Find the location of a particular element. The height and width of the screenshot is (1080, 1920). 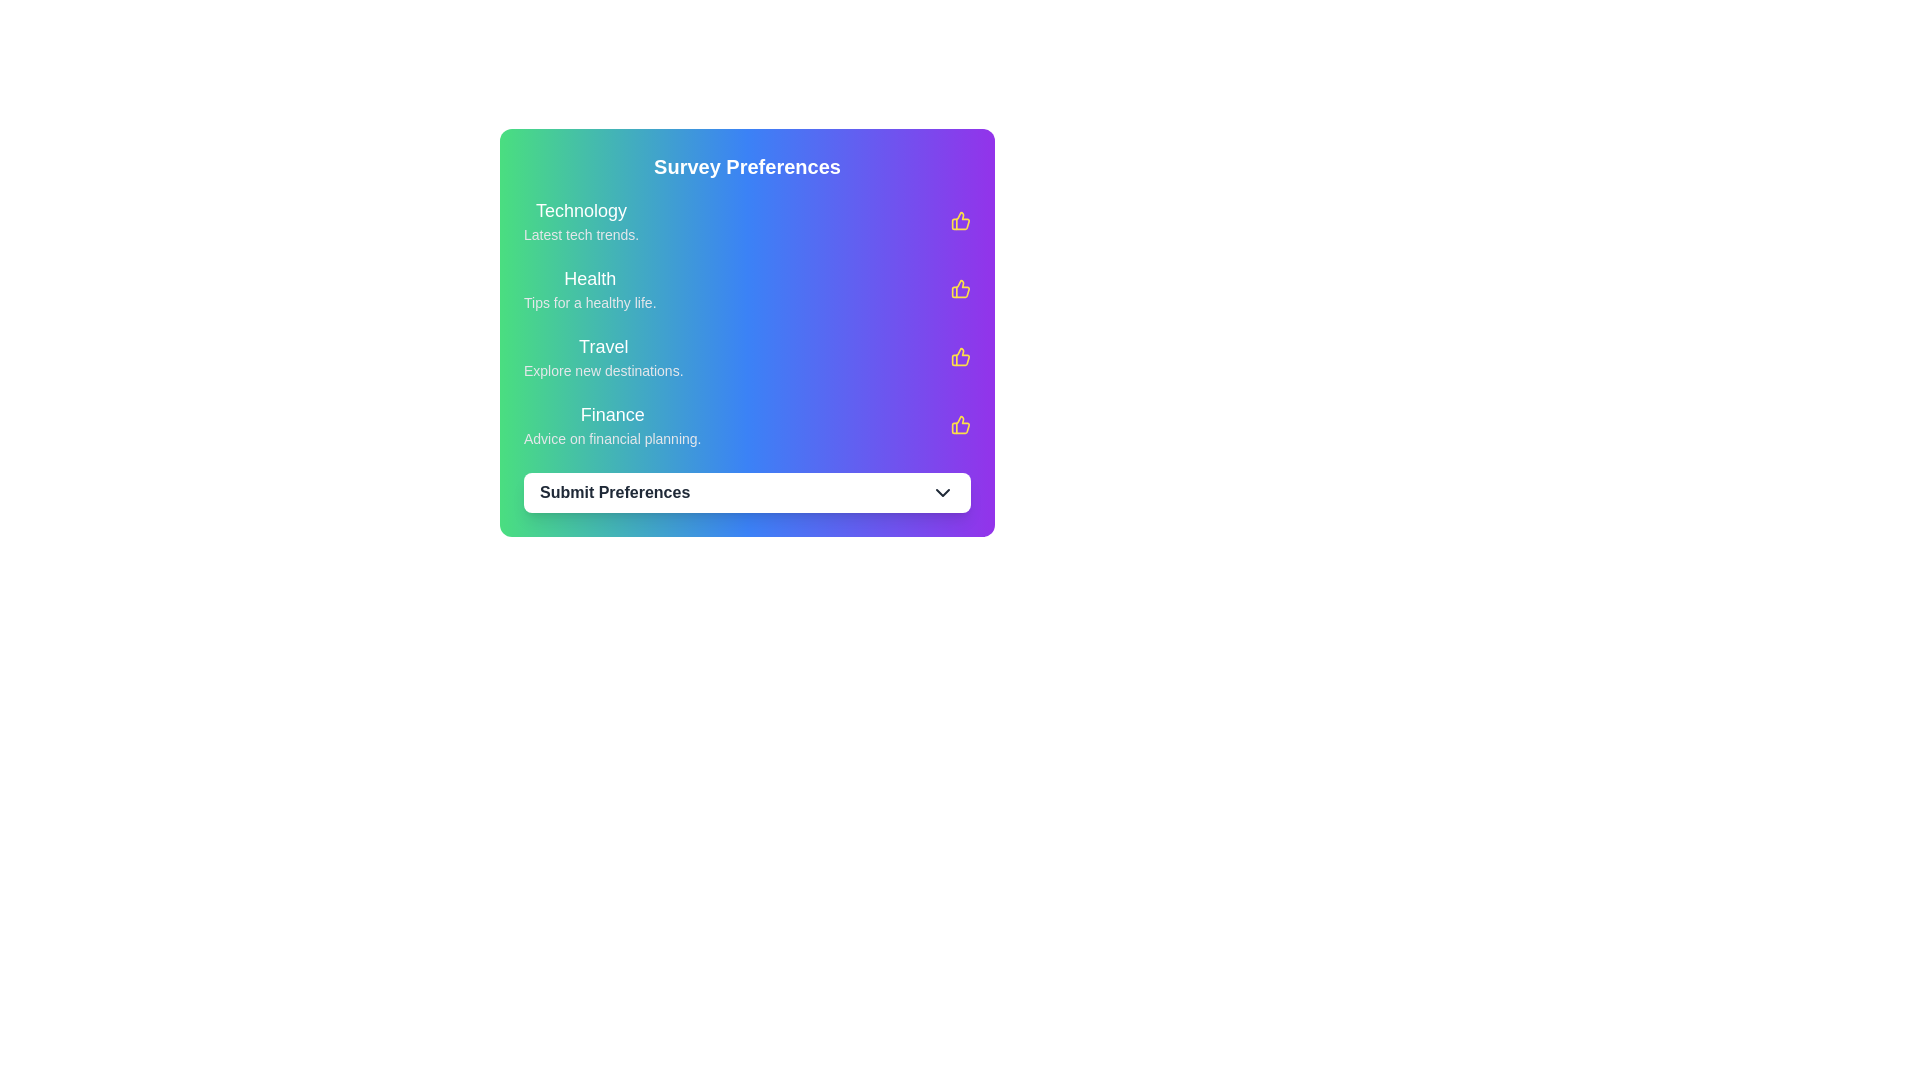

the text label providing additional descriptive information about 'Finance' in the 'Survey Preferences' section is located at coordinates (611, 438).